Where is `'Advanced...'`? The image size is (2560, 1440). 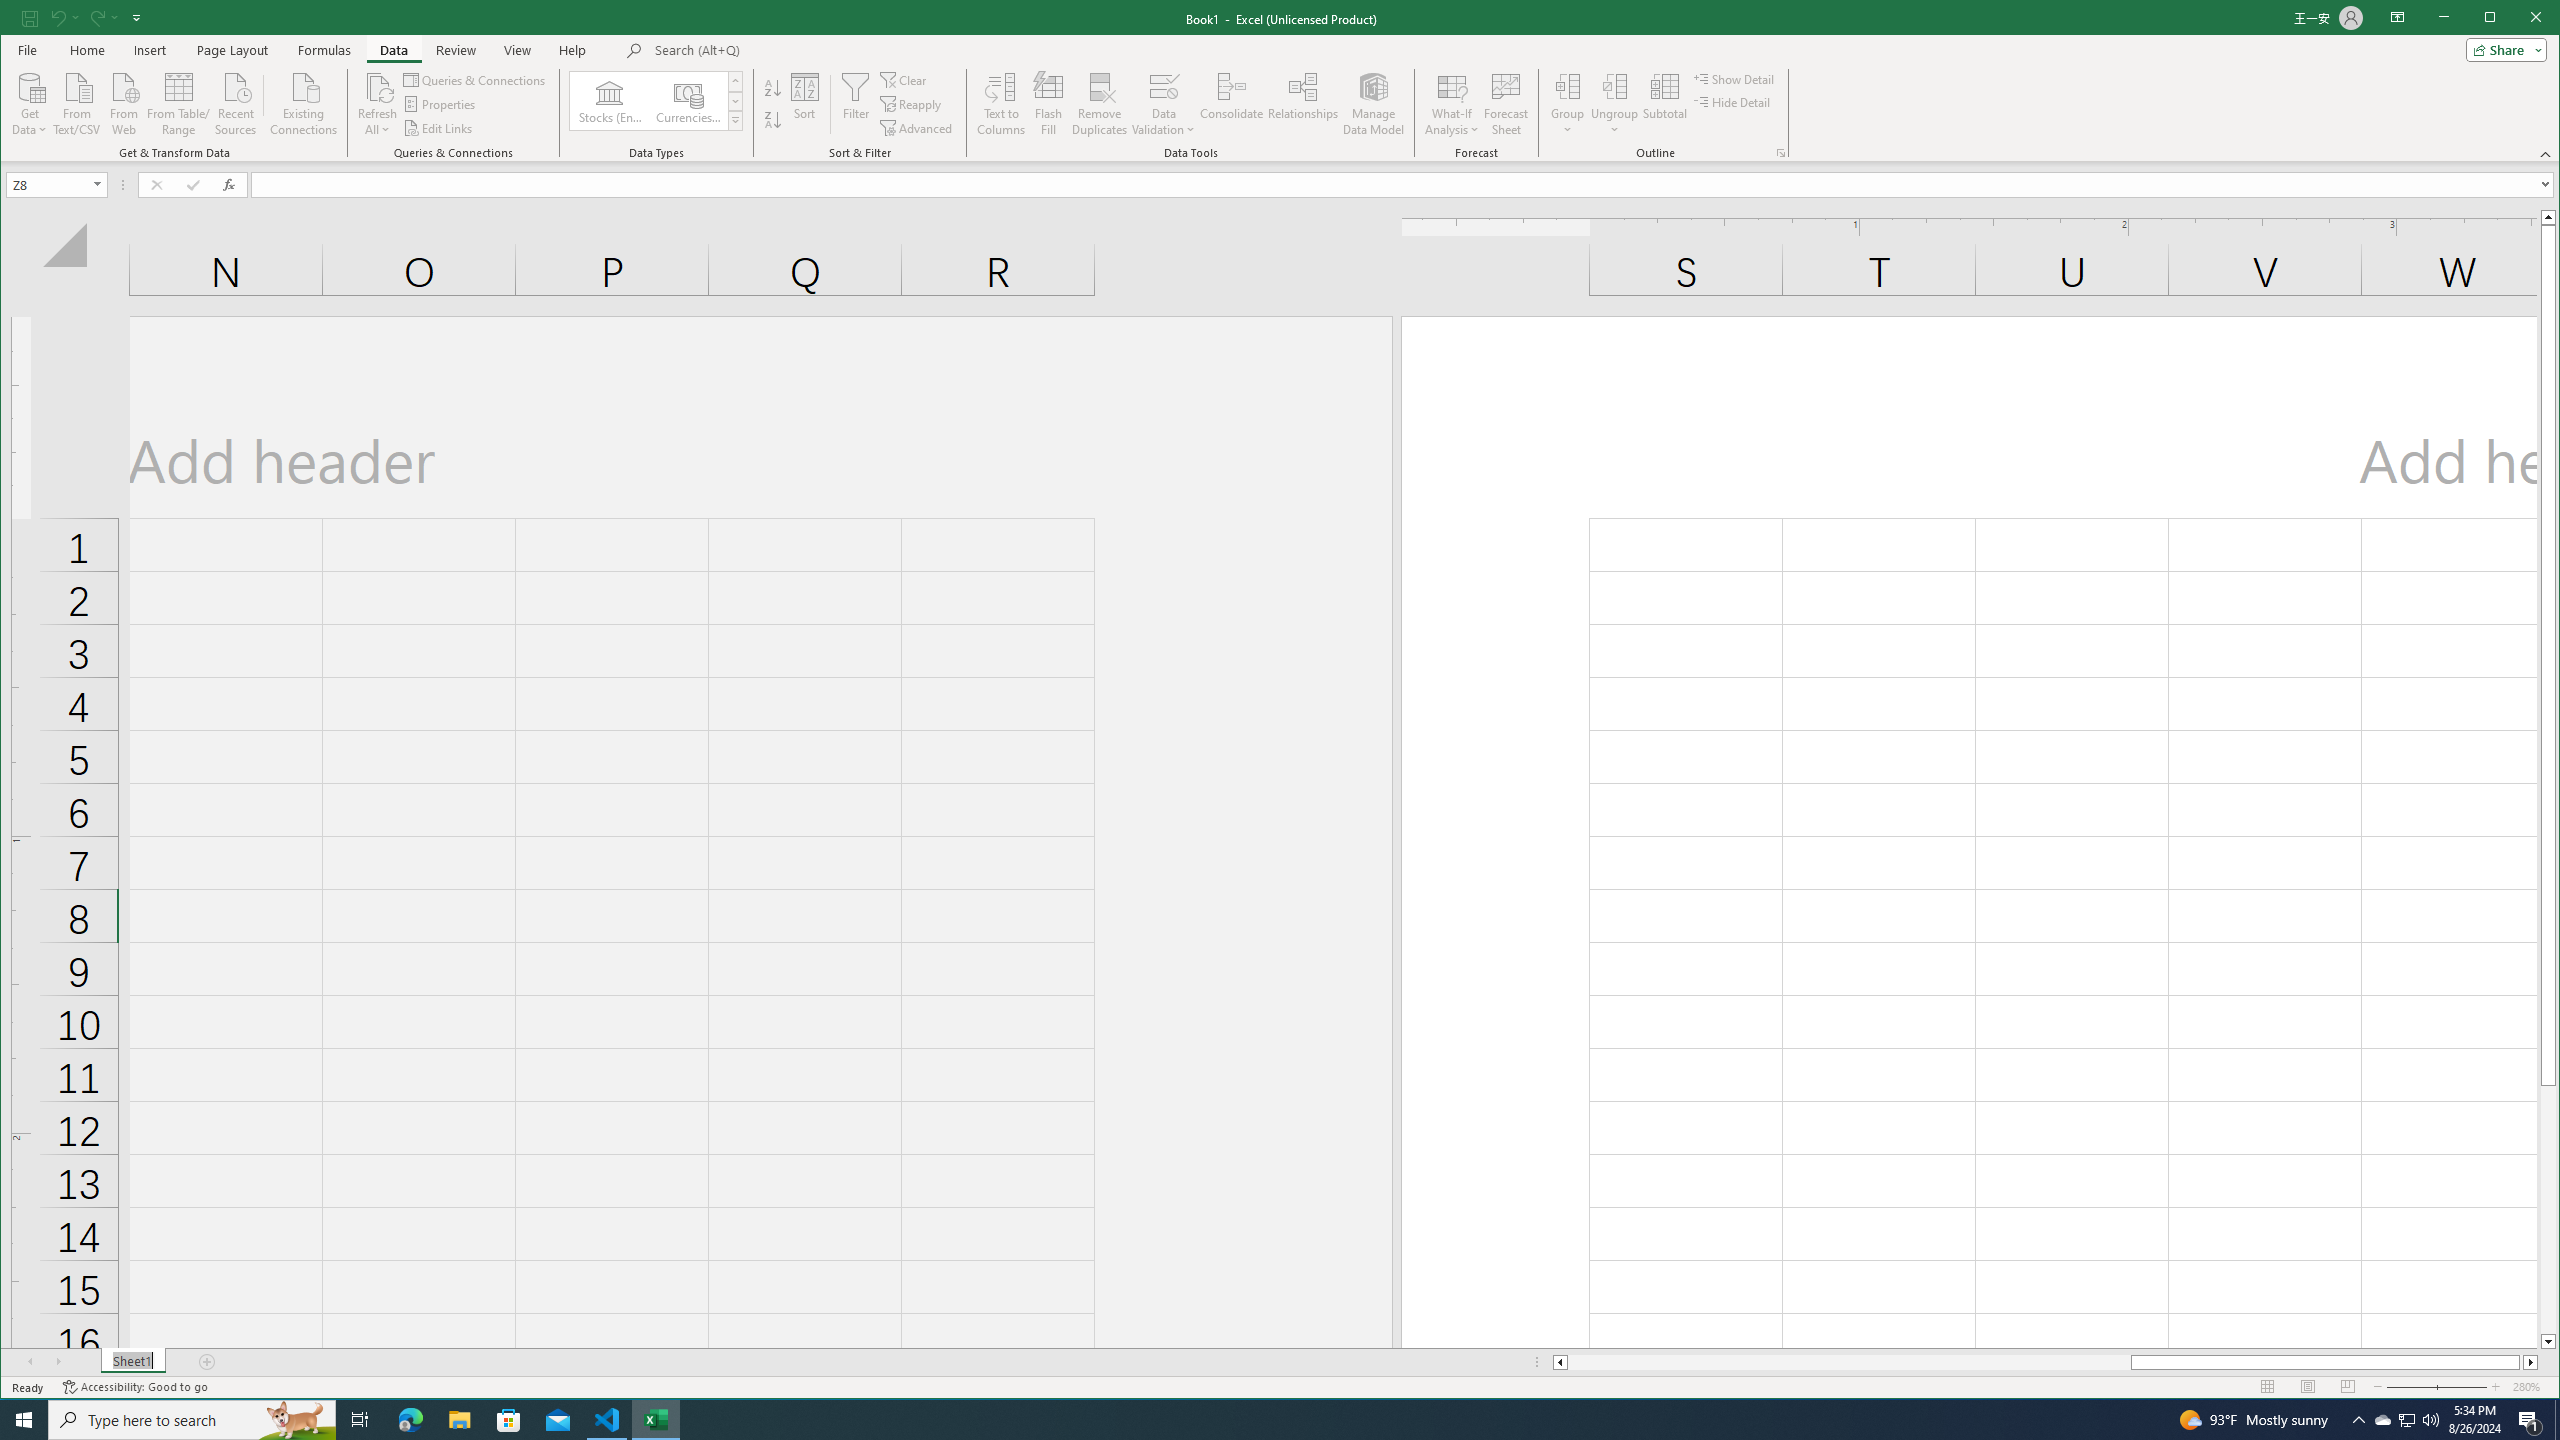
'Advanced...' is located at coordinates (918, 127).